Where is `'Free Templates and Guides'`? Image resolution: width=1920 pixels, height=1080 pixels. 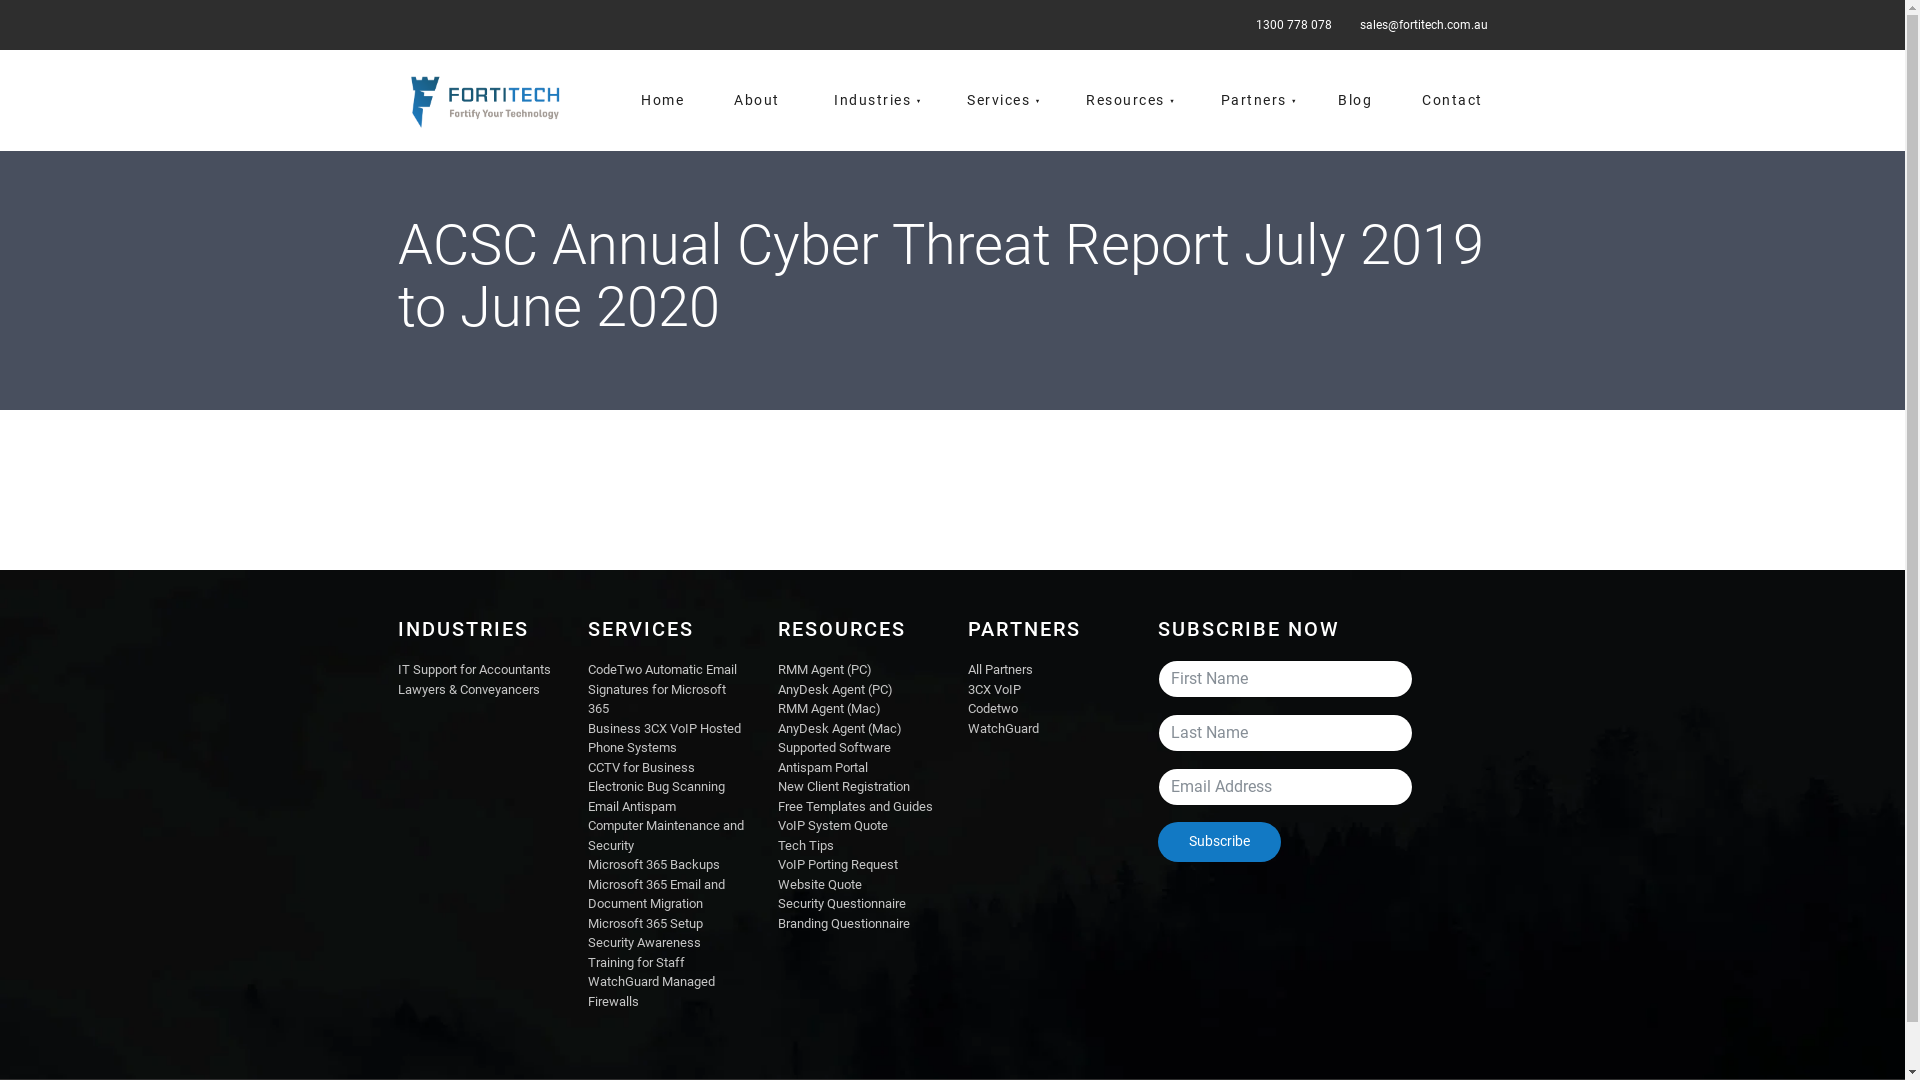
'Free Templates and Guides' is located at coordinates (776, 805).